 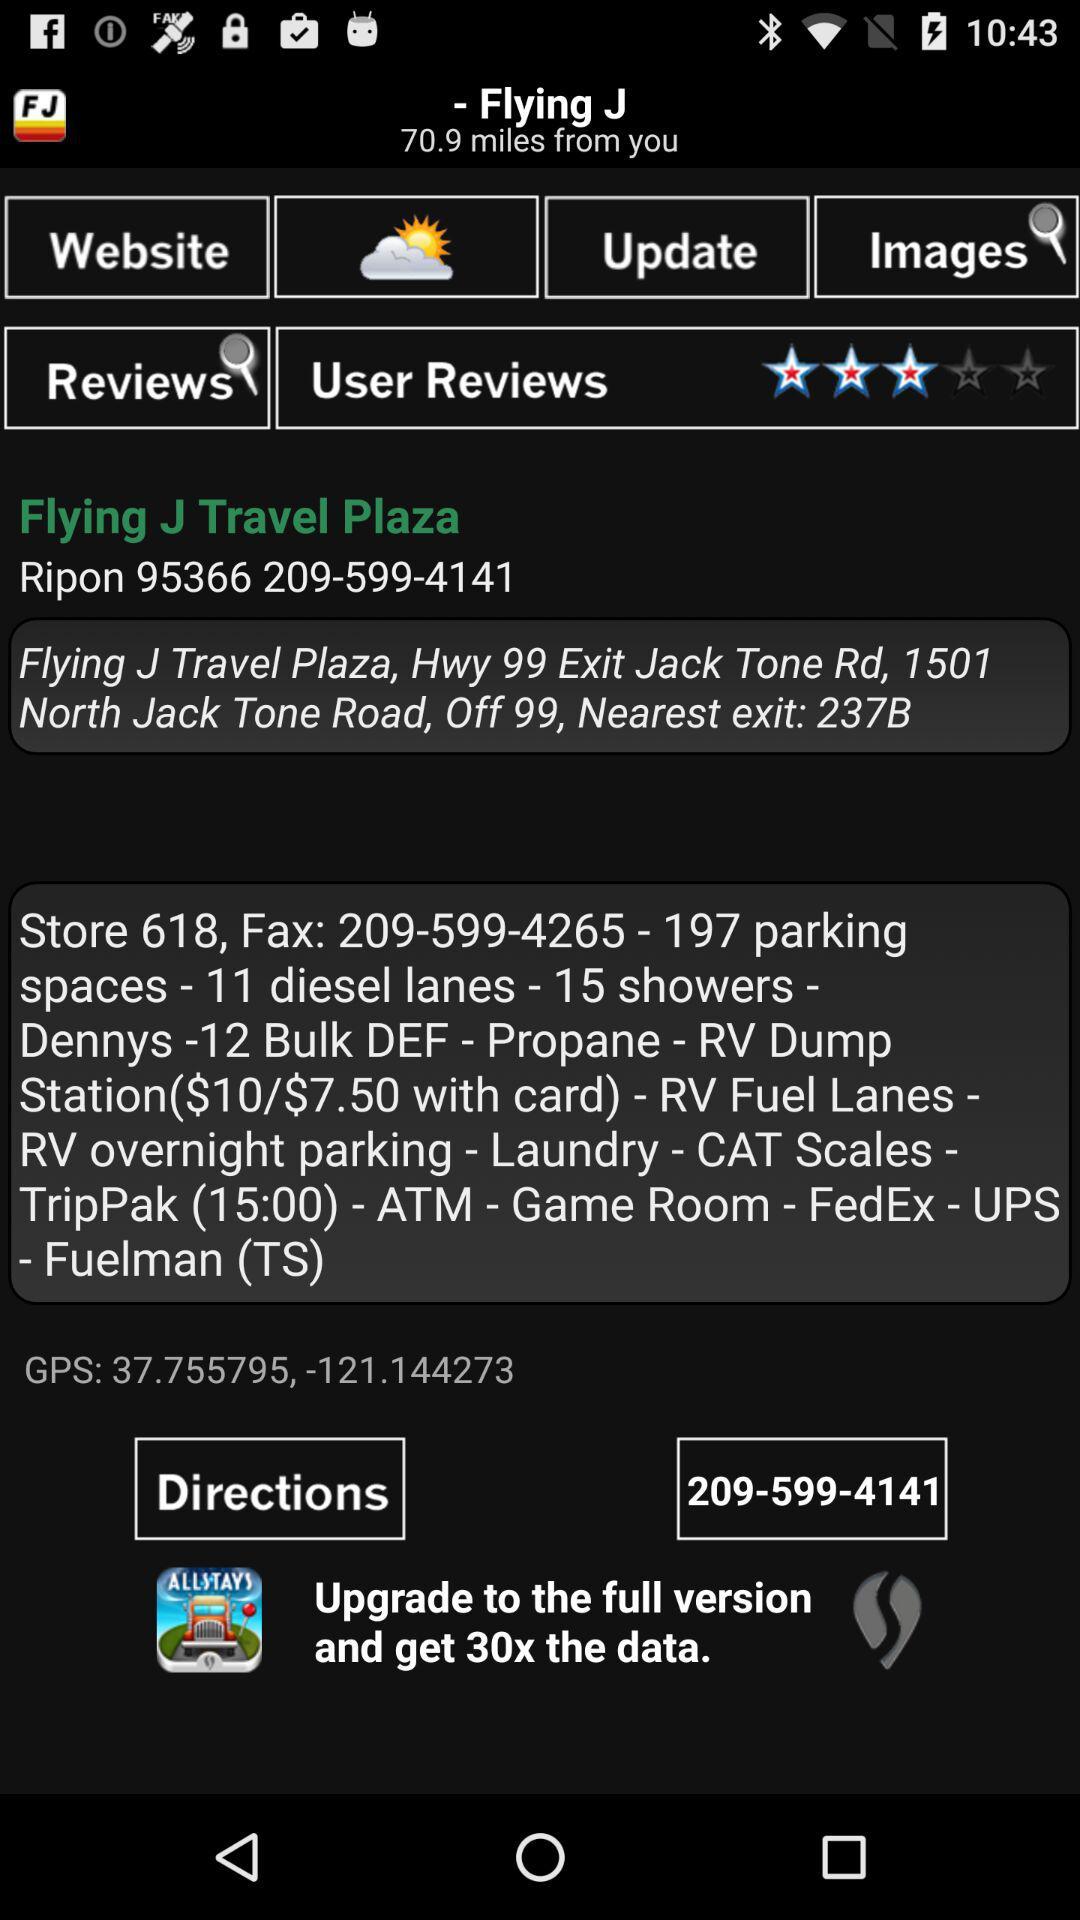 I want to click on directions, so click(x=270, y=1488).